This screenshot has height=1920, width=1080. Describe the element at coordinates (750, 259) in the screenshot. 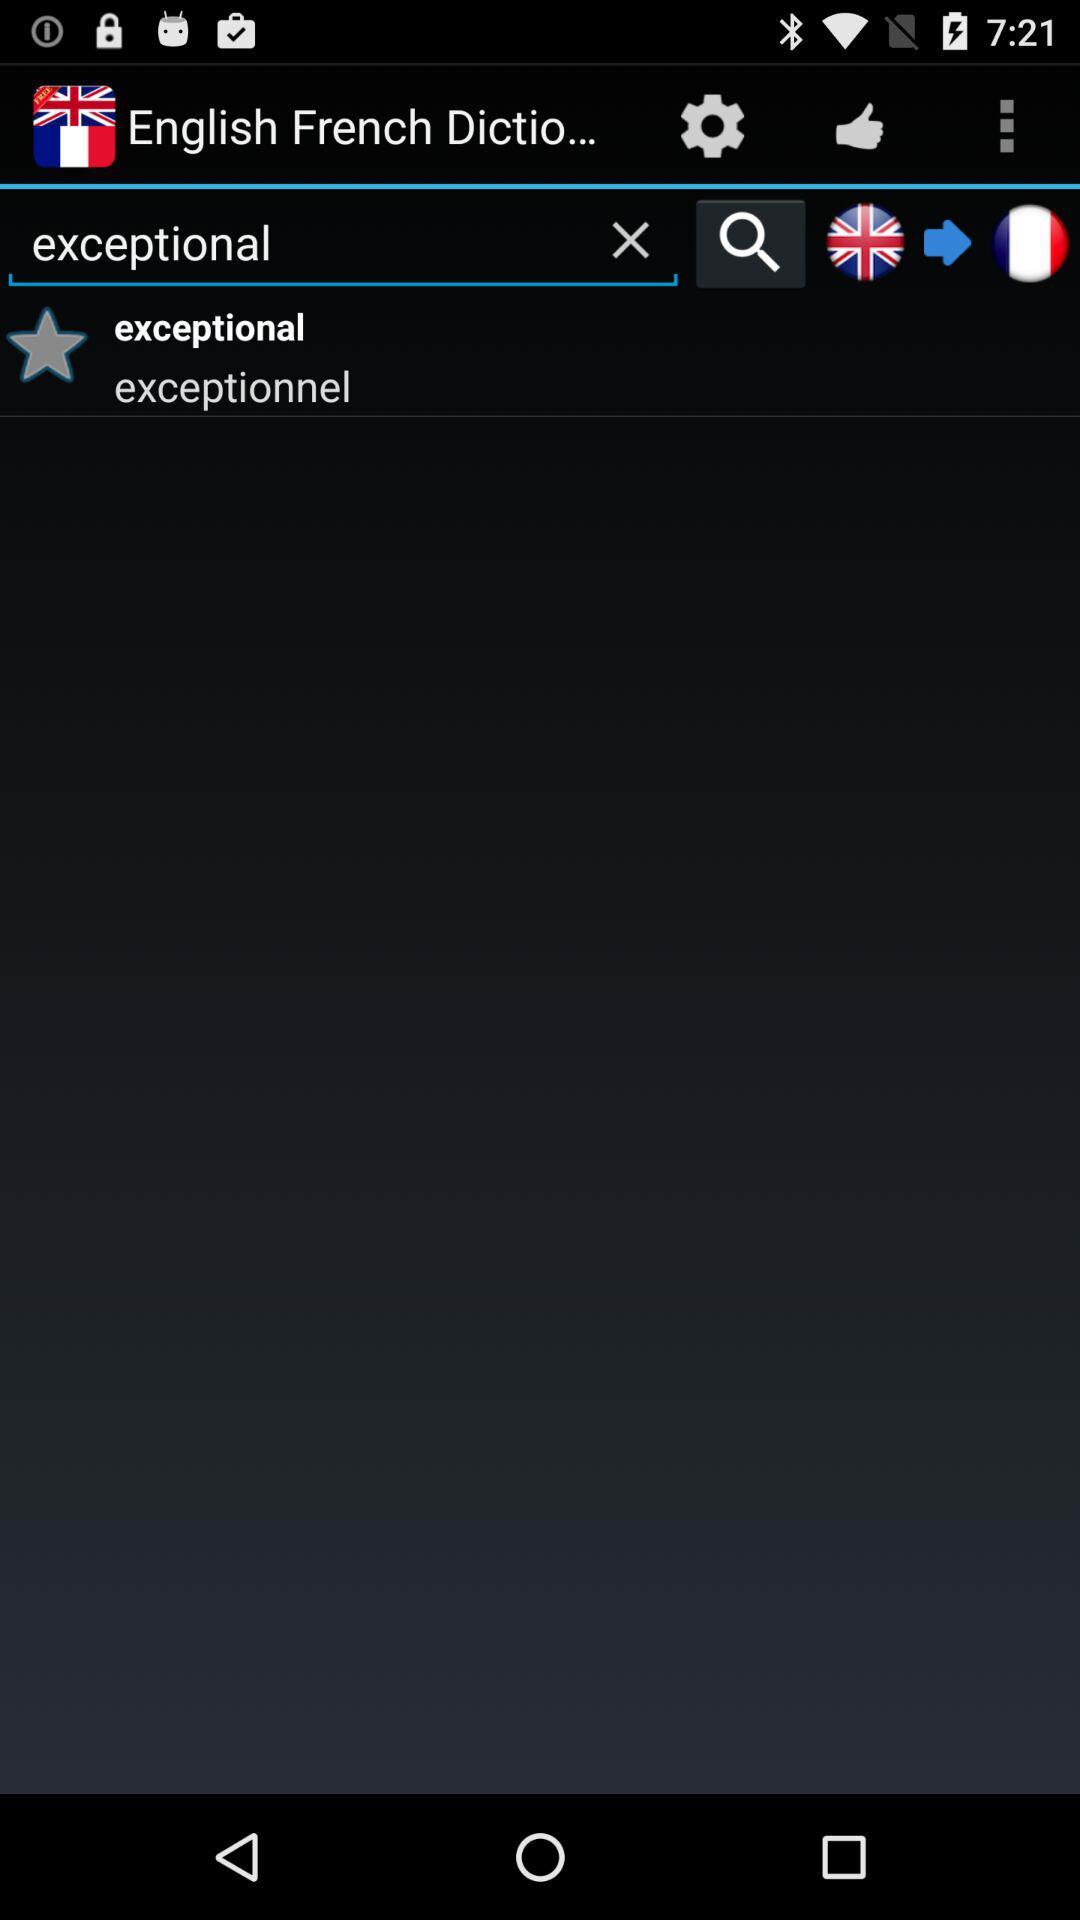

I see `the search icon` at that location.